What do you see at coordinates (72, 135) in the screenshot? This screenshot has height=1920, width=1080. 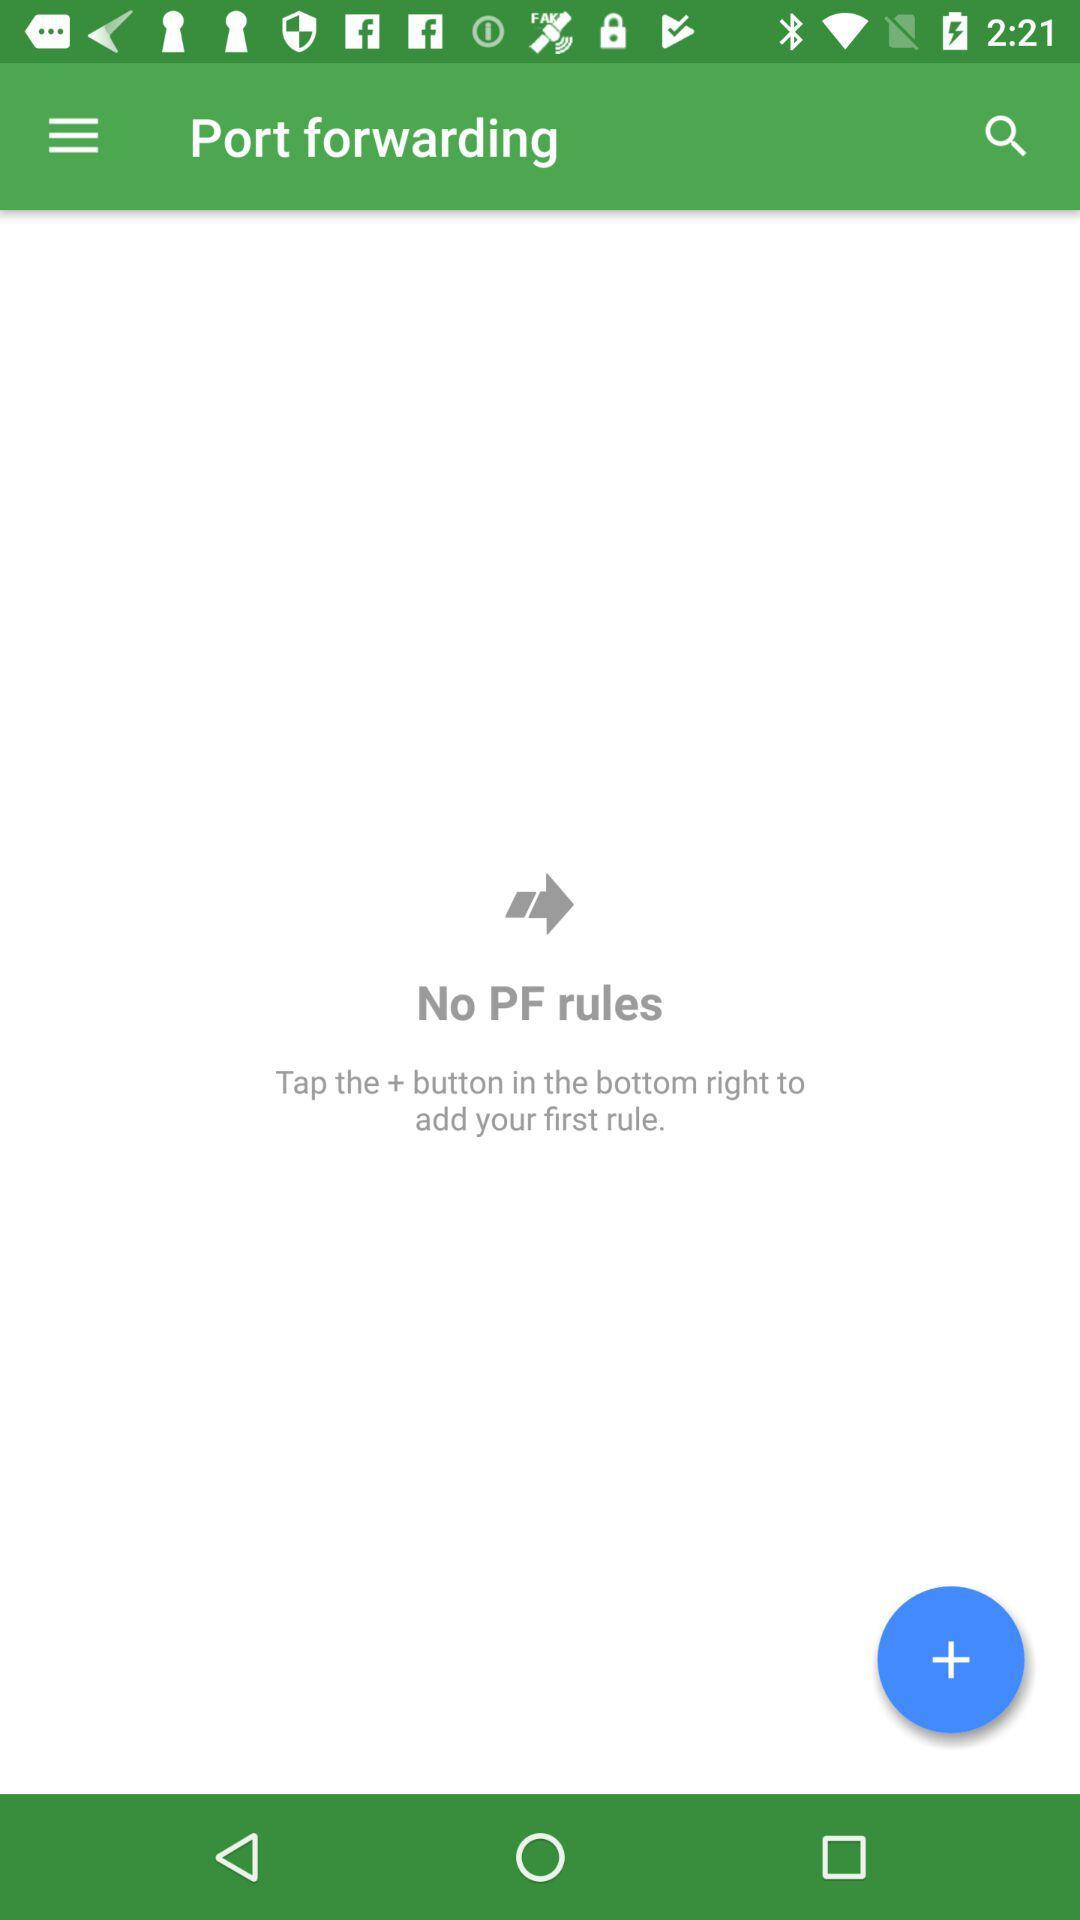 I see `item next to the port forwarding` at bounding box center [72, 135].